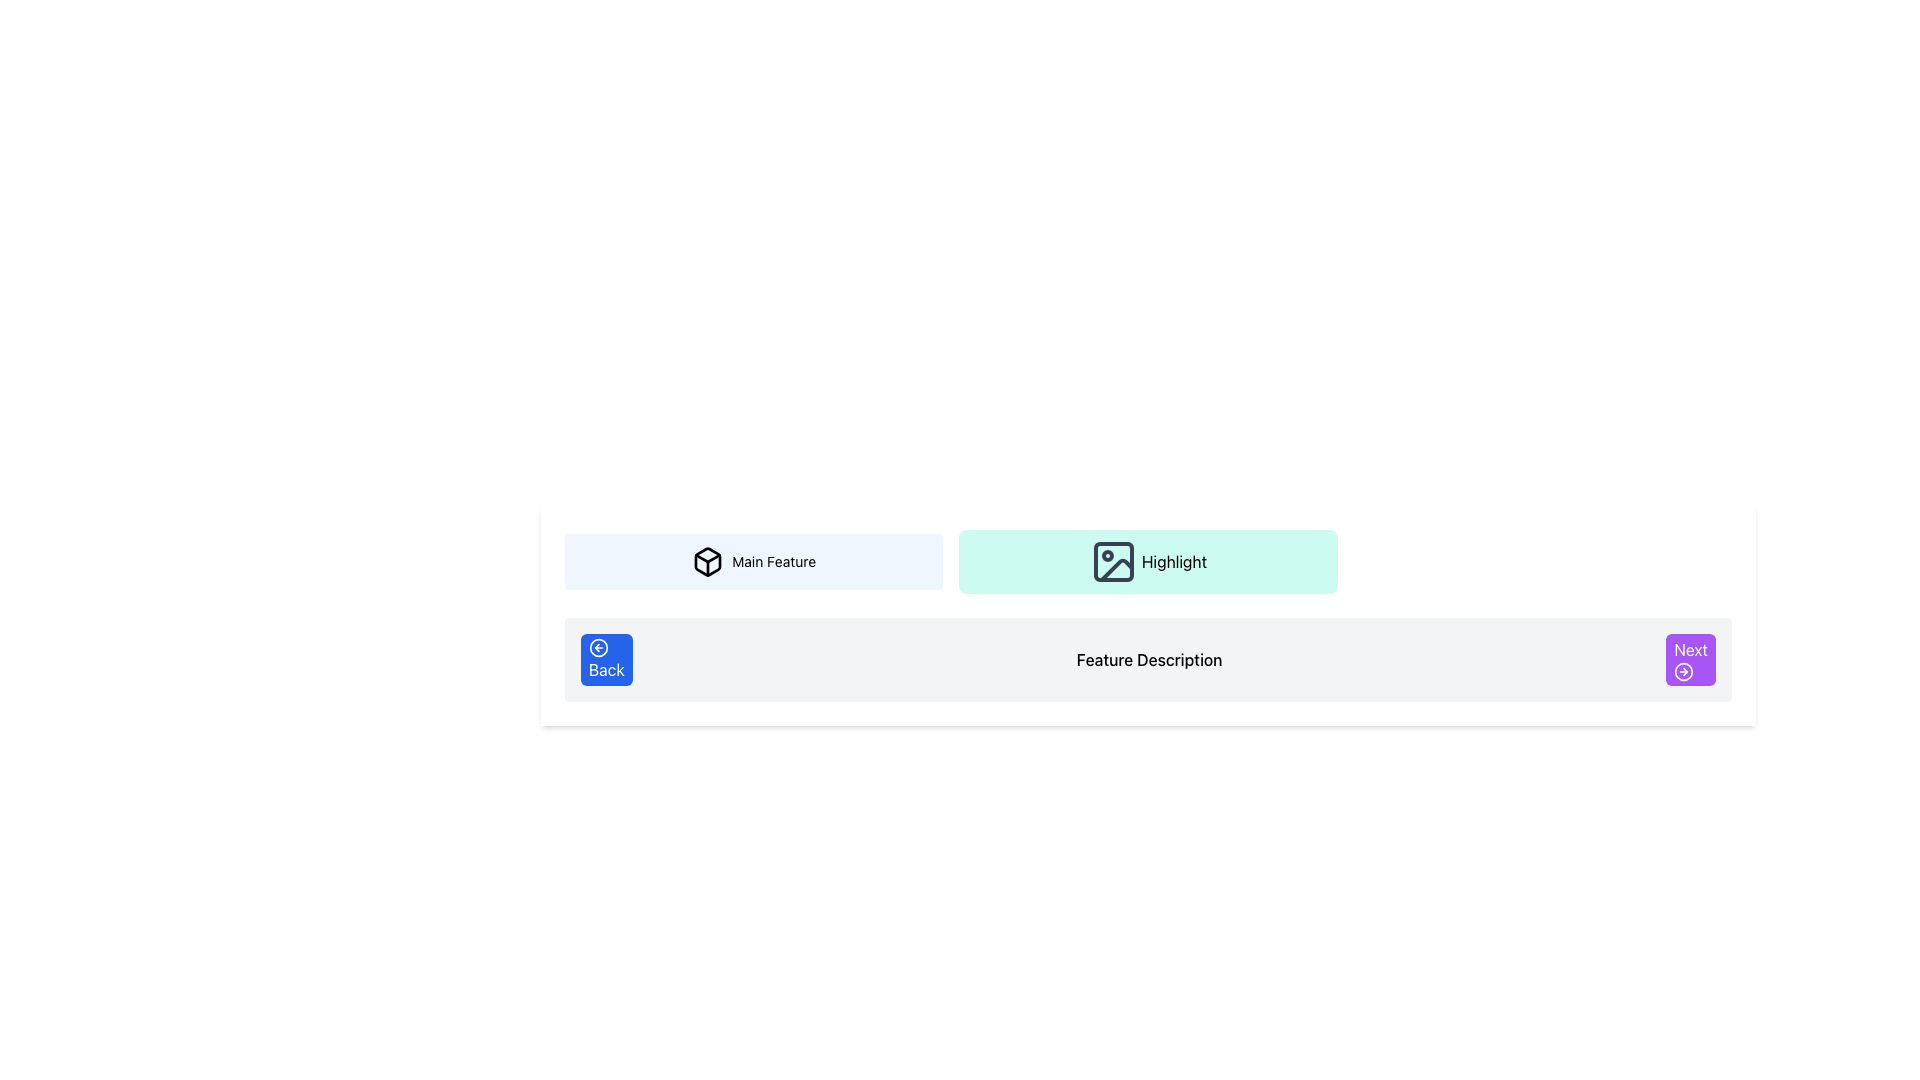 This screenshot has height=1080, width=1920. Describe the element at coordinates (1112, 562) in the screenshot. I see `the 'Highlight' feature button` at that location.